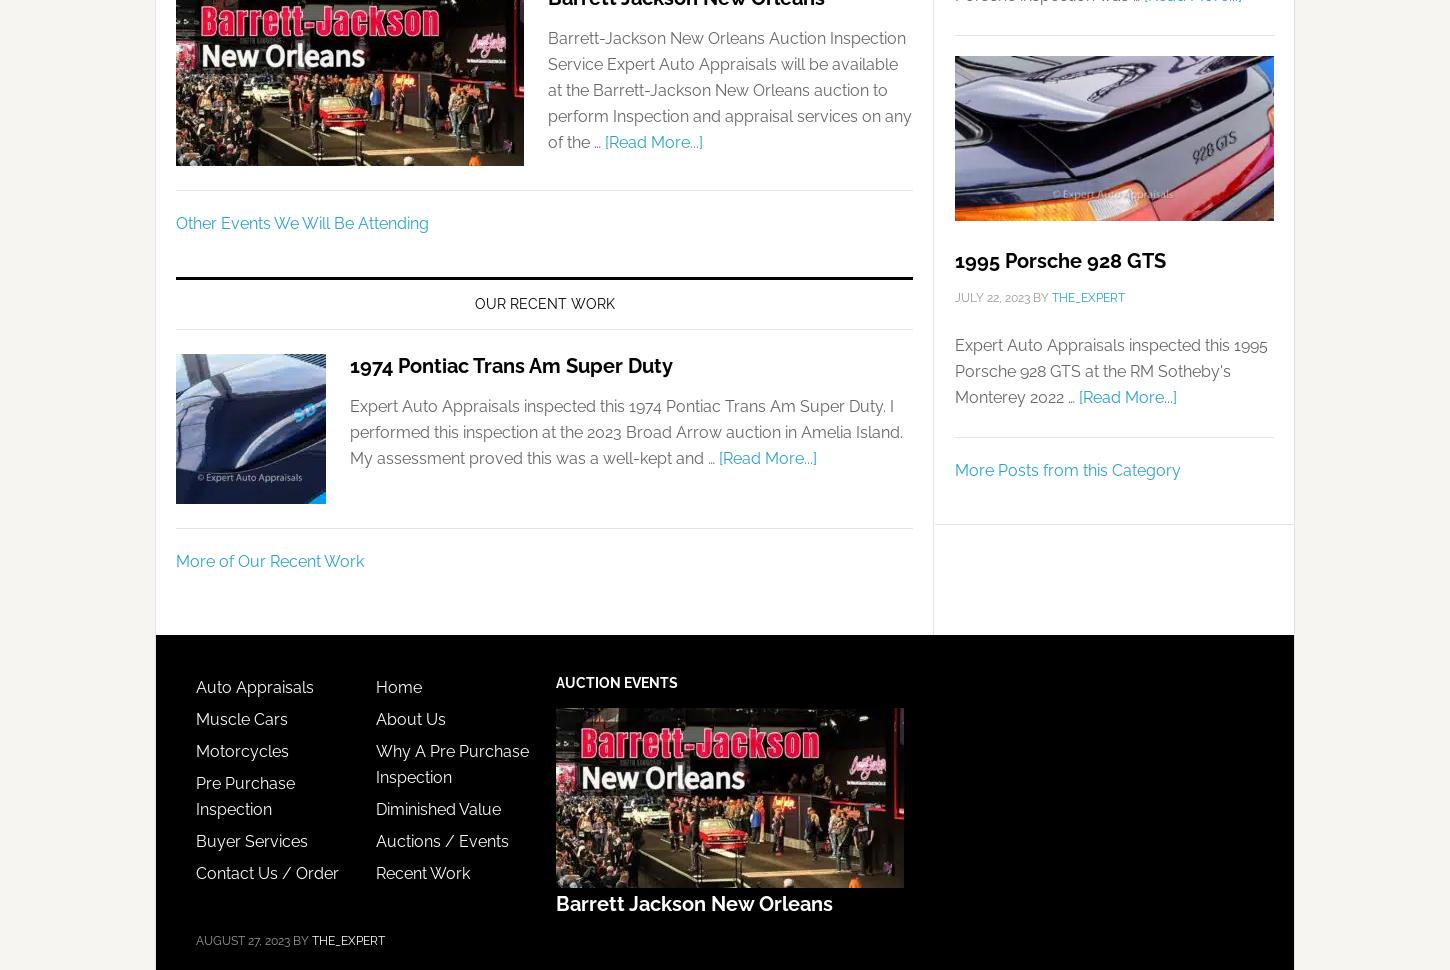 This screenshot has height=970, width=1450. What do you see at coordinates (290, 939) in the screenshot?
I see `'By'` at bounding box center [290, 939].